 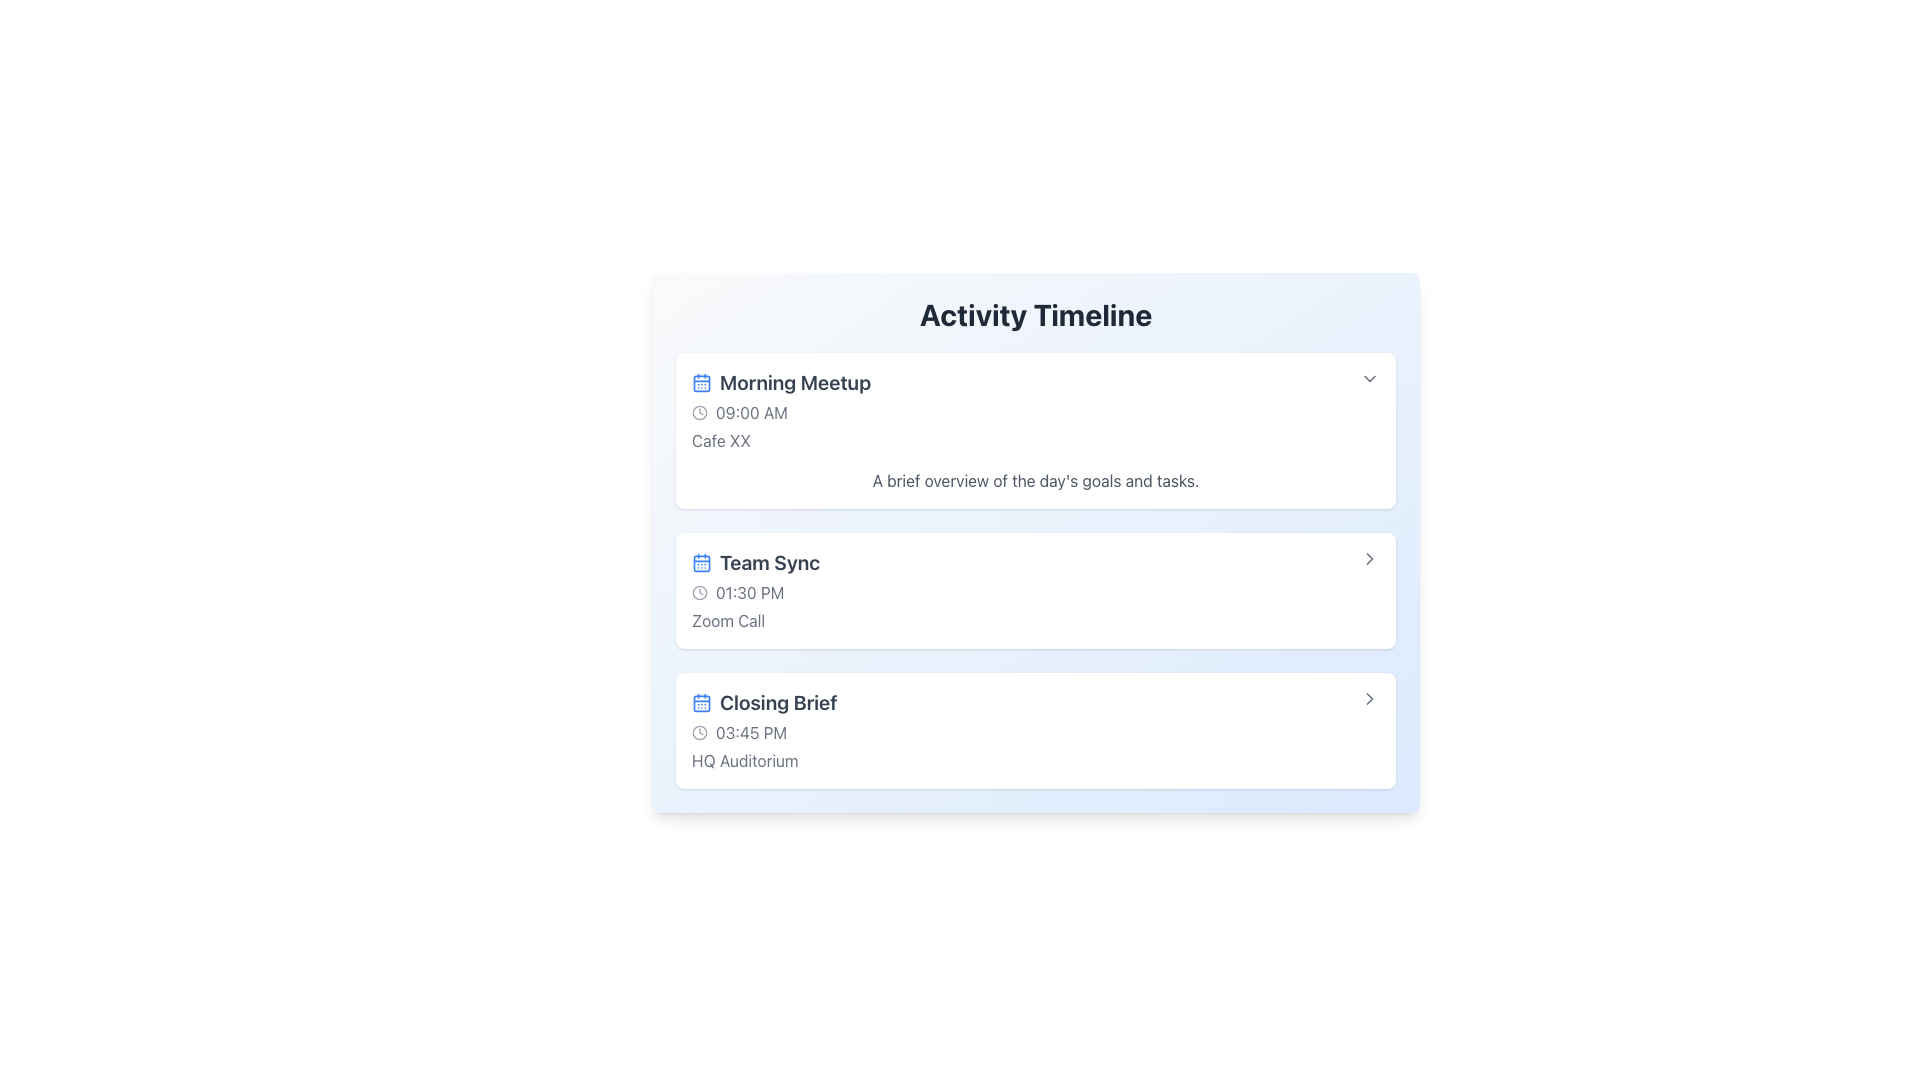 What do you see at coordinates (1036, 430) in the screenshot?
I see `the first activity card in the 'Activity Timeline' stack, which provides details about a scheduled activity including name, time, location, and agenda description` at bounding box center [1036, 430].